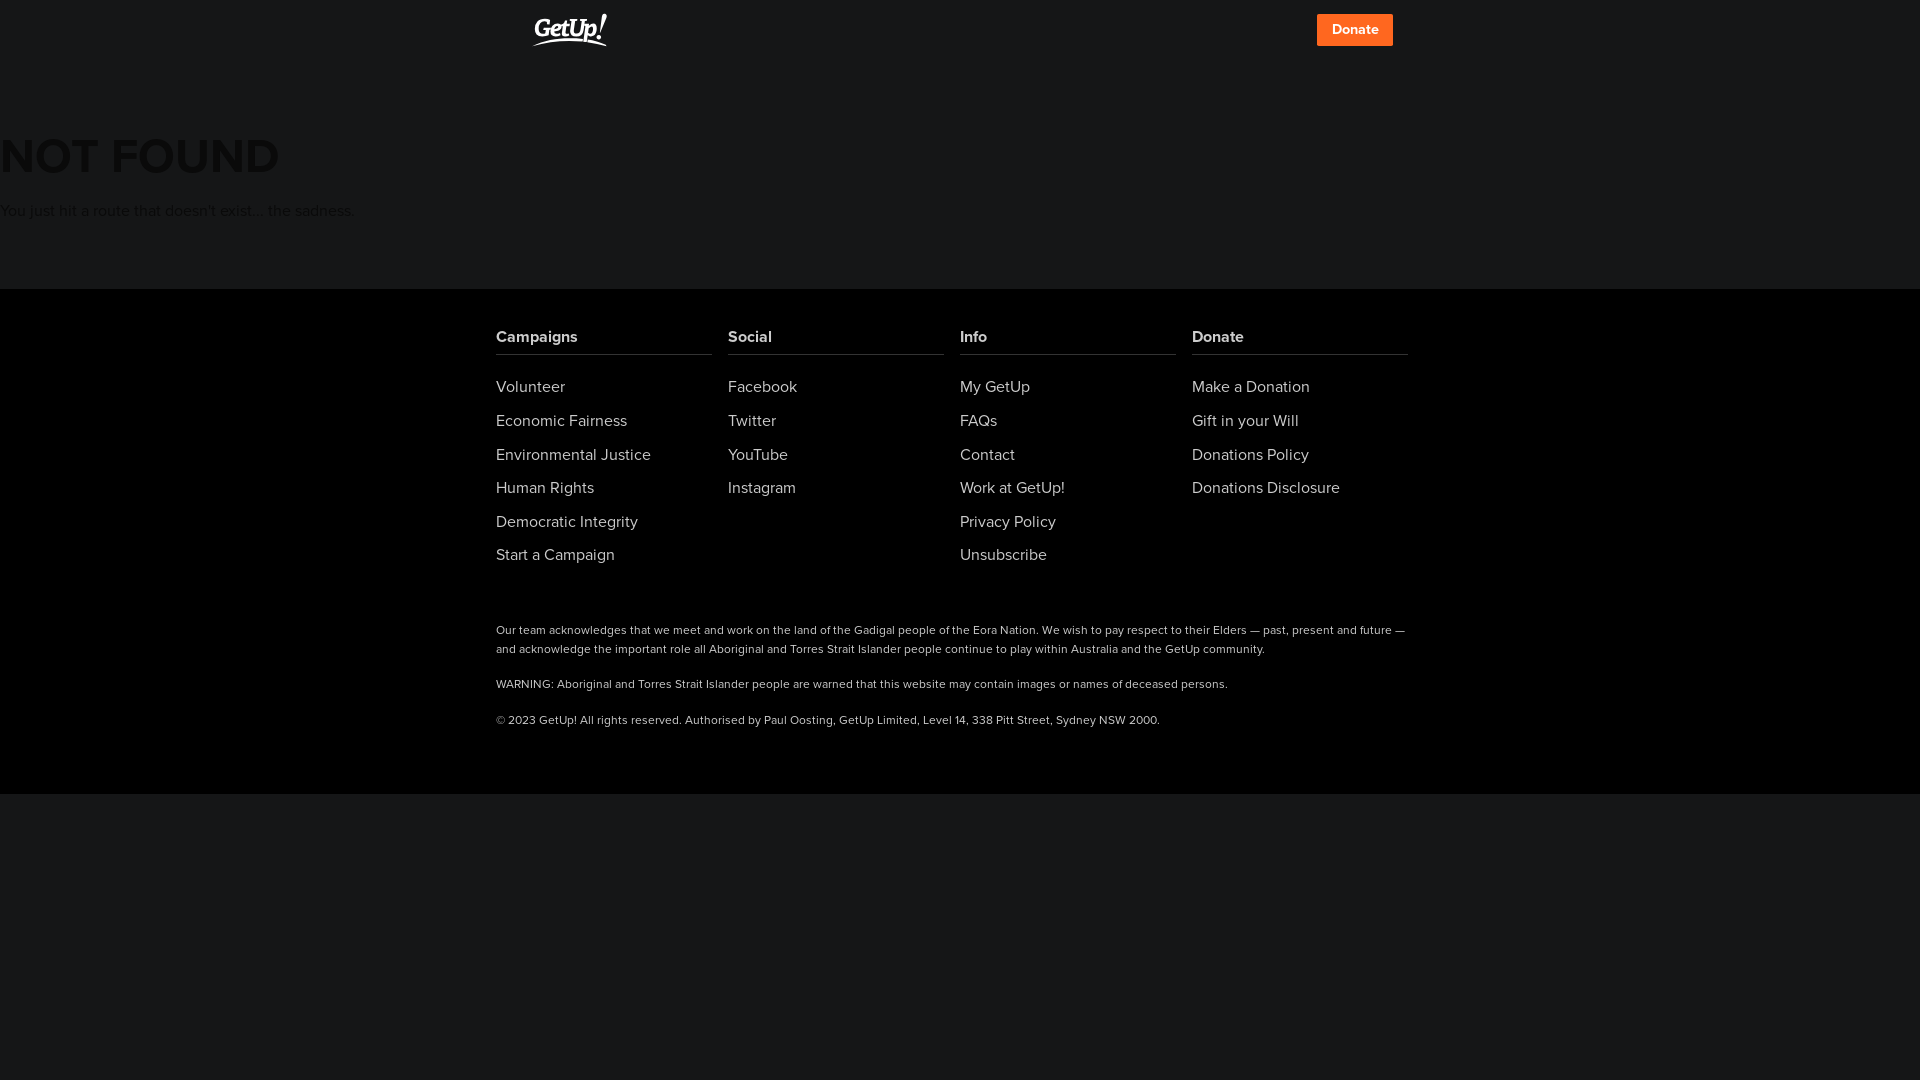  Describe the element at coordinates (560, 419) in the screenshot. I see `'Economic Fairness'` at that location.